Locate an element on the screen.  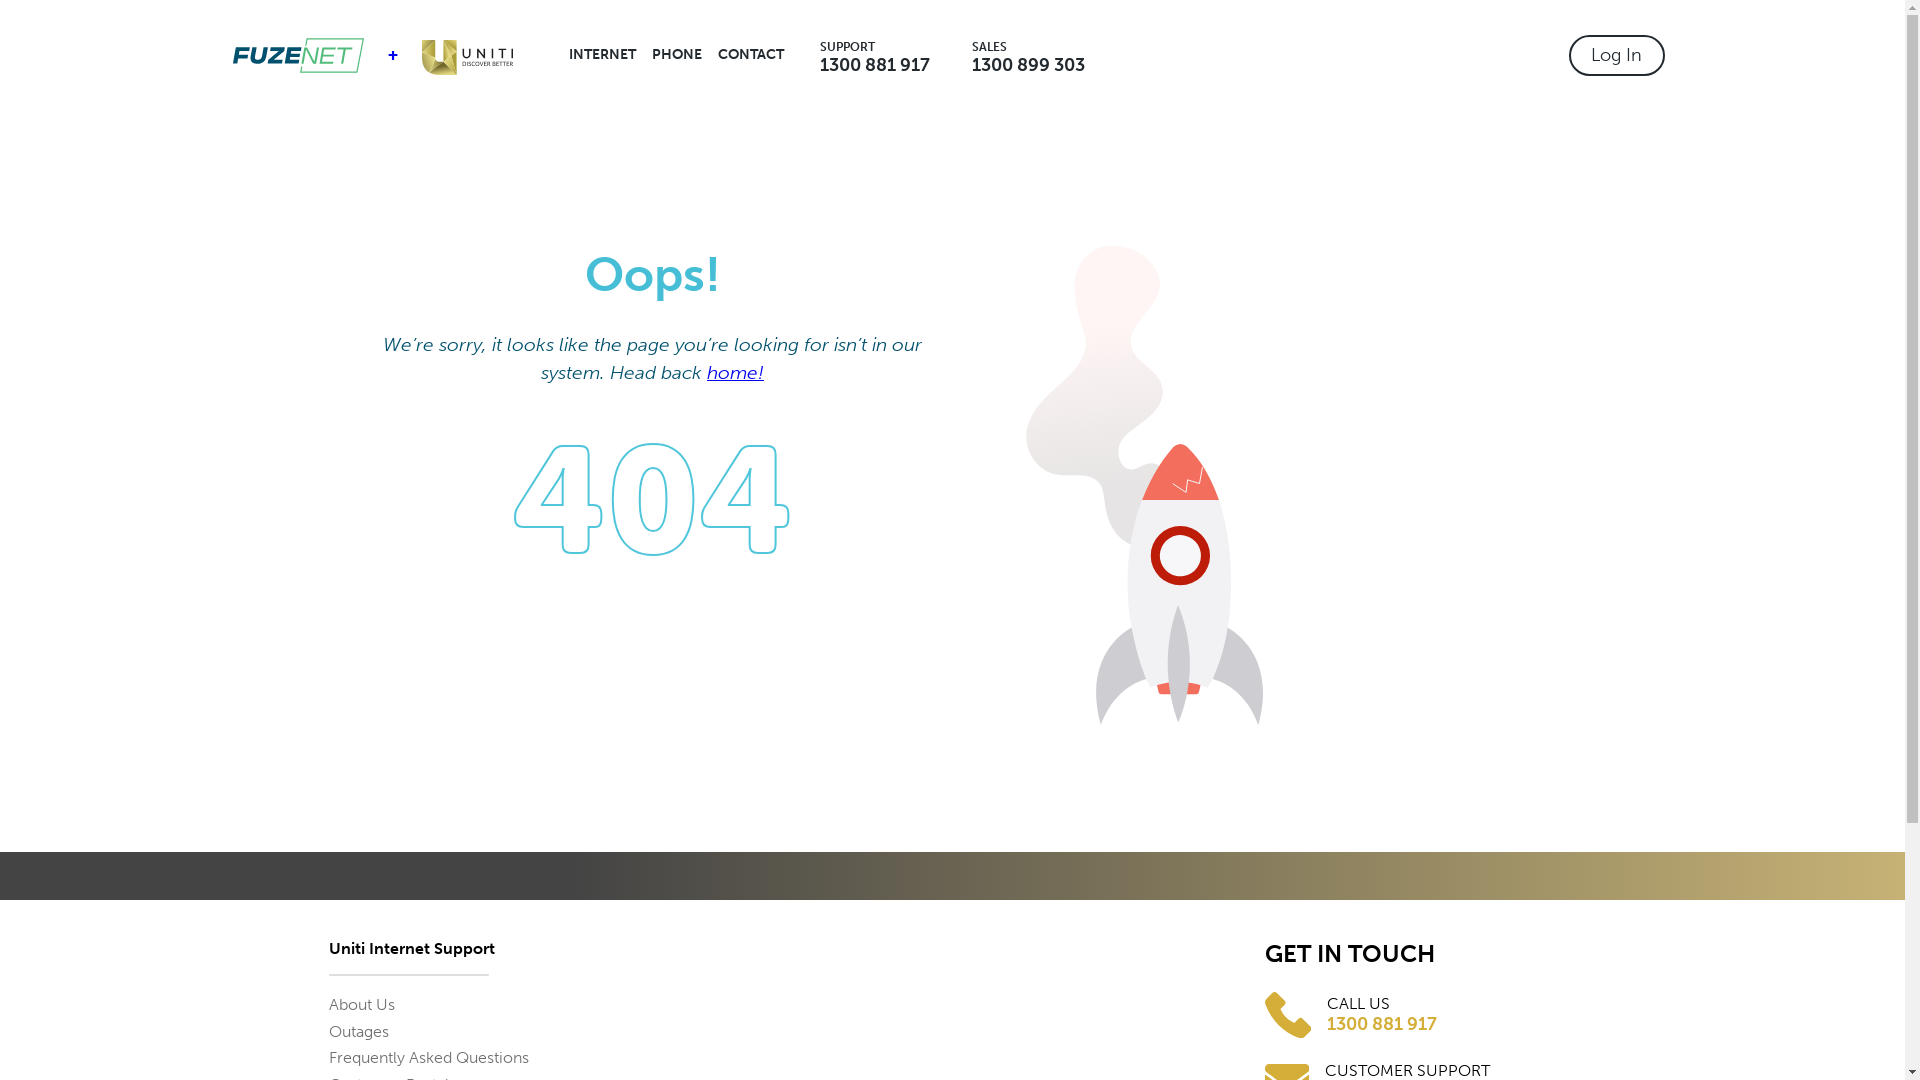
'+' is located at coordinates (392, 54).